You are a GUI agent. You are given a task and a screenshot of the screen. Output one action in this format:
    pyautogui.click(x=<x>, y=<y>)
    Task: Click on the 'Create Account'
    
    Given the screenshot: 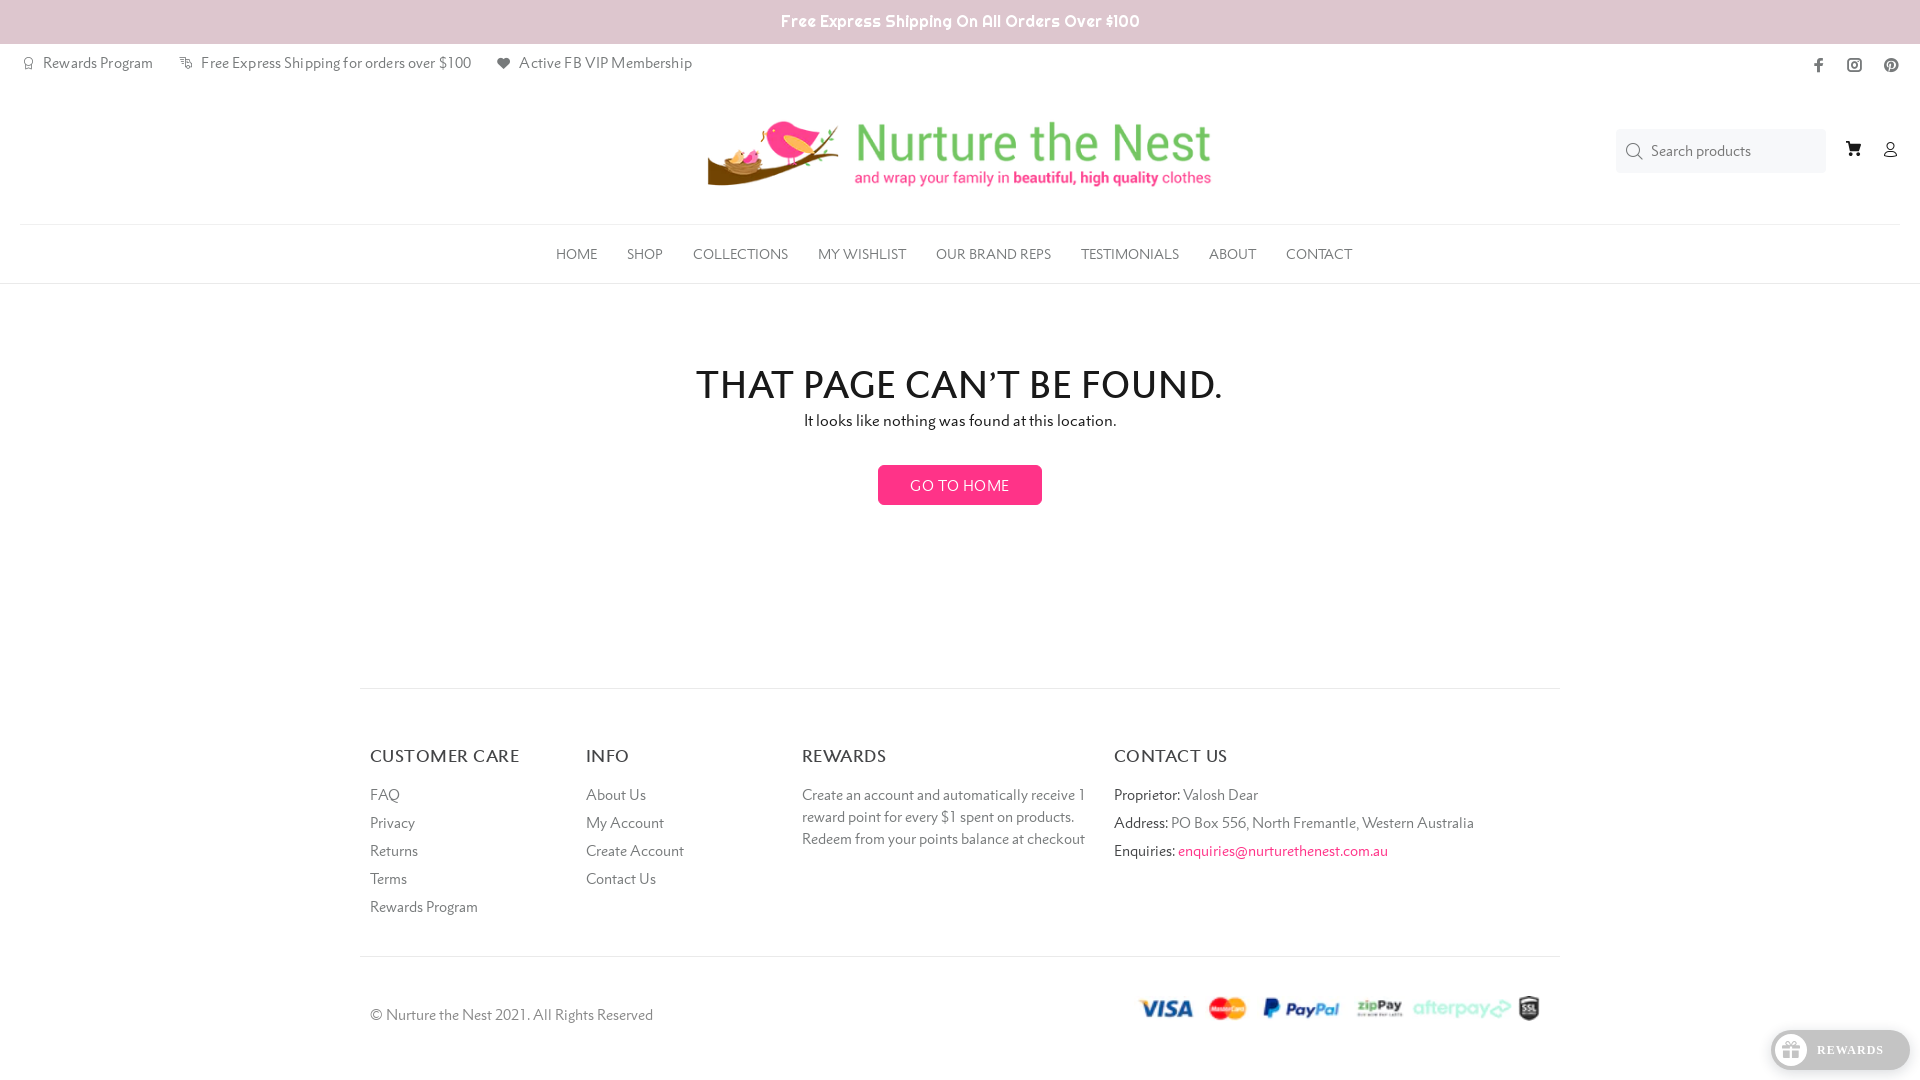 What is the action you would take?
    pyautogui.click(x=584, y=851)
    